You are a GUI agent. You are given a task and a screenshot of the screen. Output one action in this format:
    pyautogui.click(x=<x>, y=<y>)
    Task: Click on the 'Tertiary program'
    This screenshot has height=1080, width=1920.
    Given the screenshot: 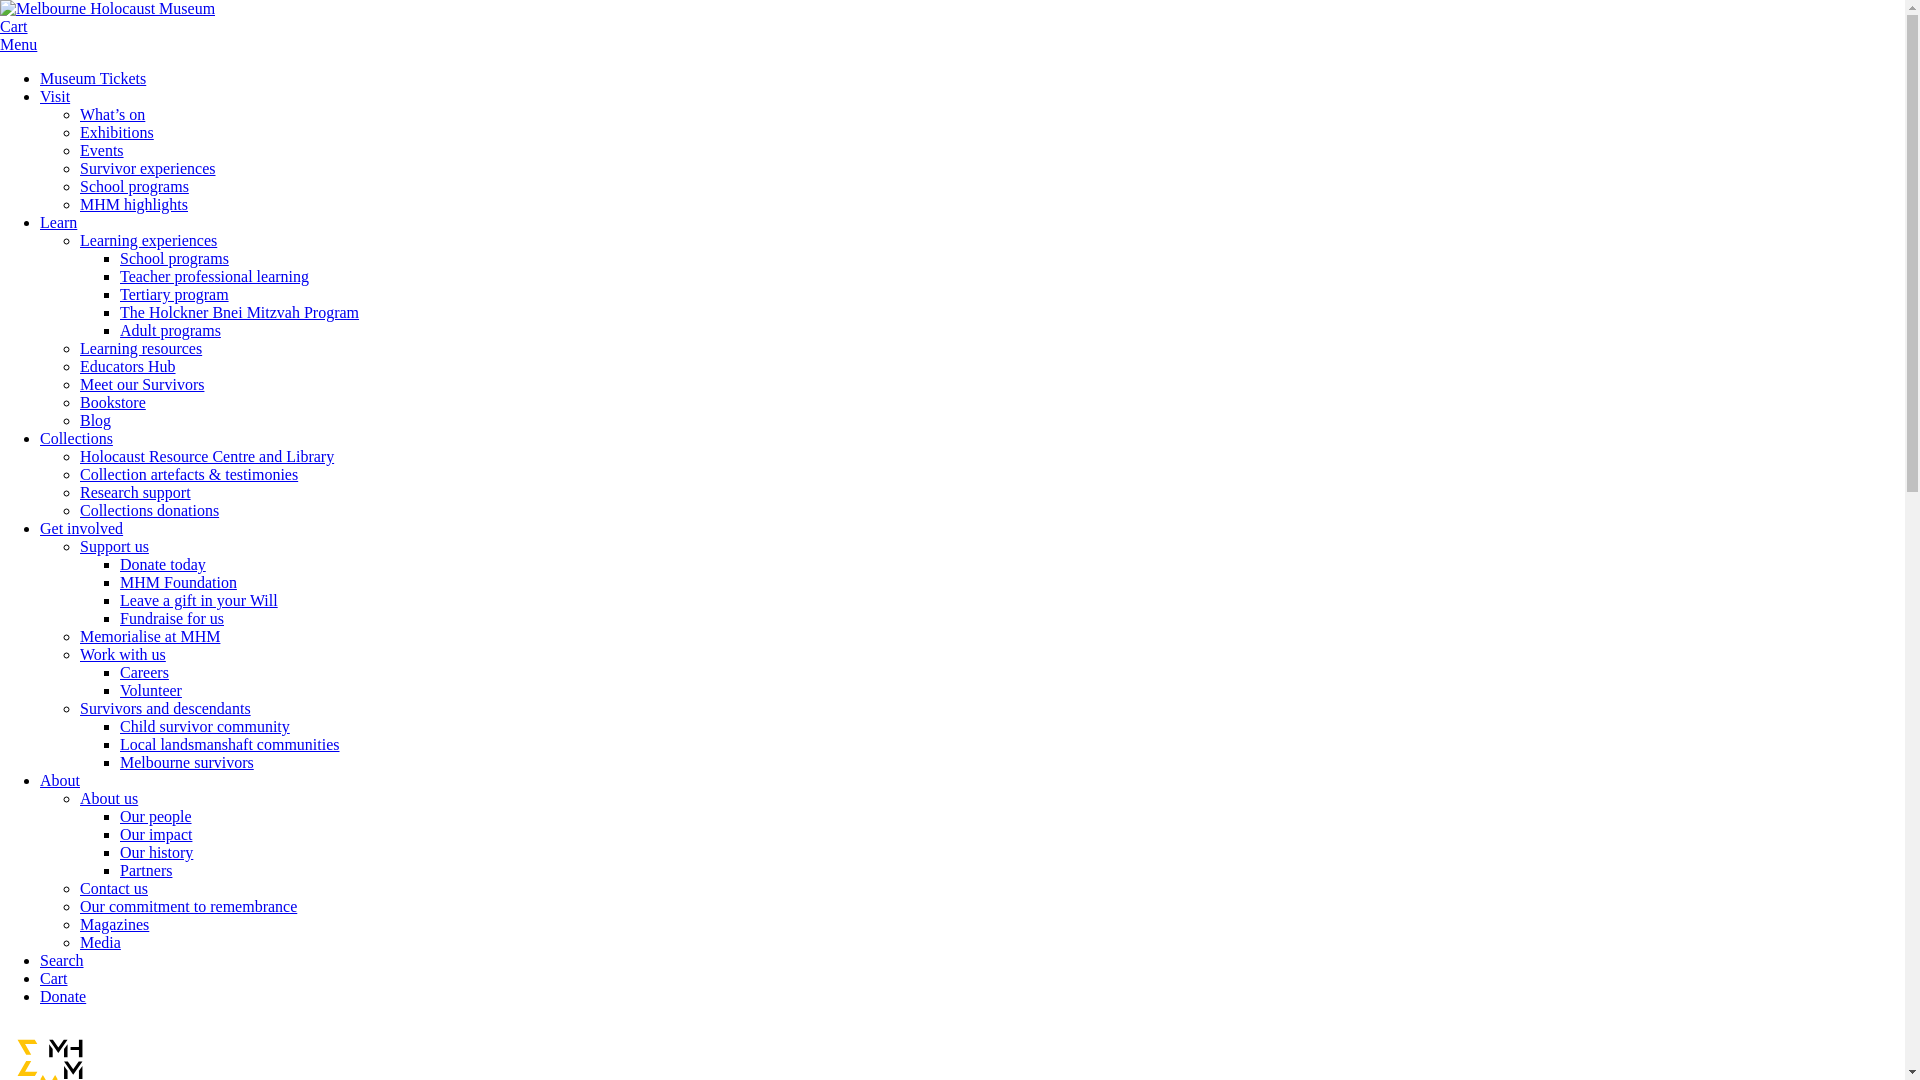 What is the action you would take?
    pyautogui.click(x=174, y=294)
    